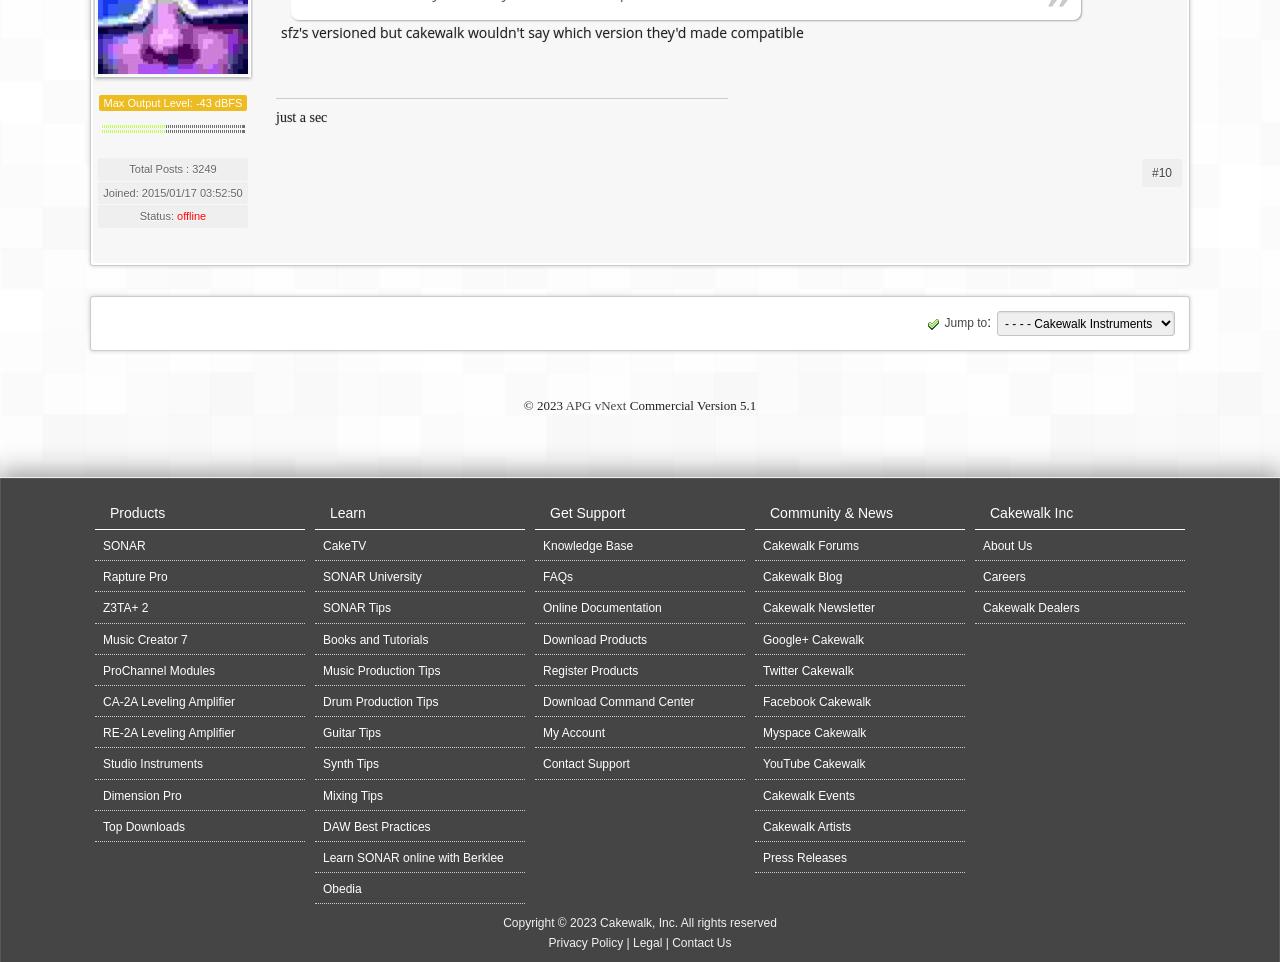 The width and height of the screenshot is (1280, 962). Describe the element at coordinates (811, 546) in the screenshot. I see `'Cakewalk Forums'` at that location.